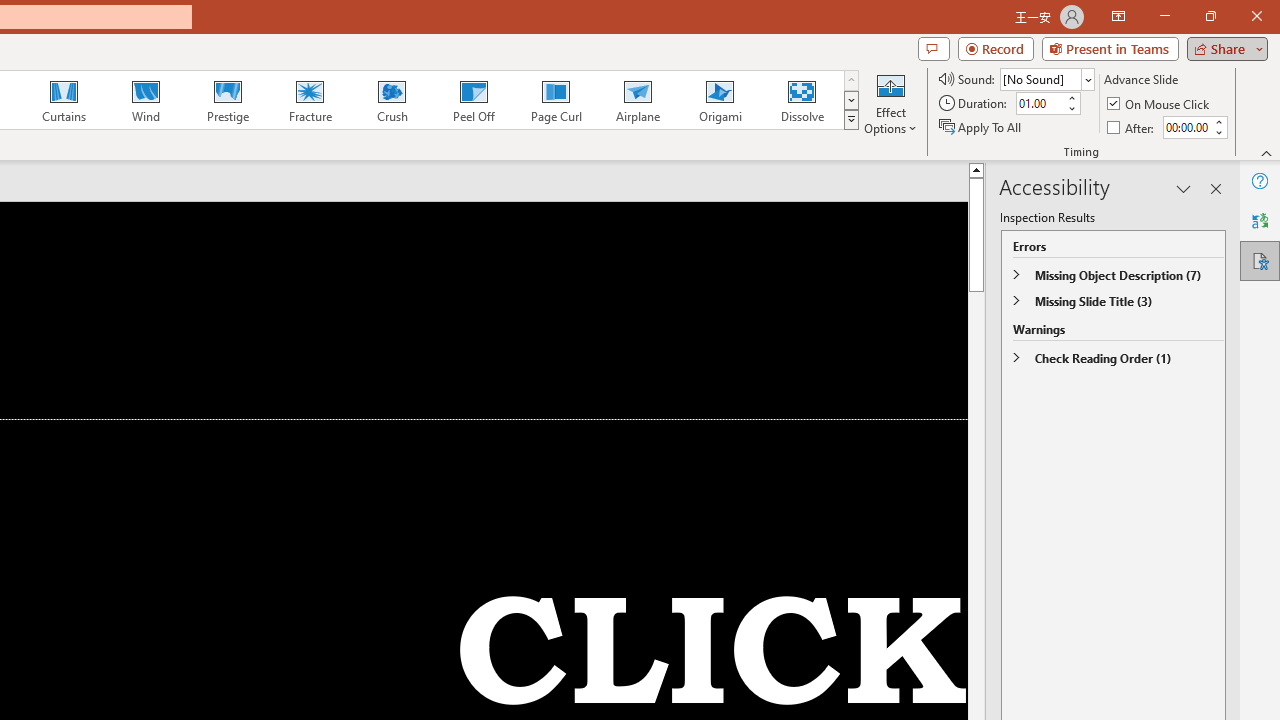 The height and width of the screenshot is (720, 1280). I want to click on 'Less', so click(1217, 132).